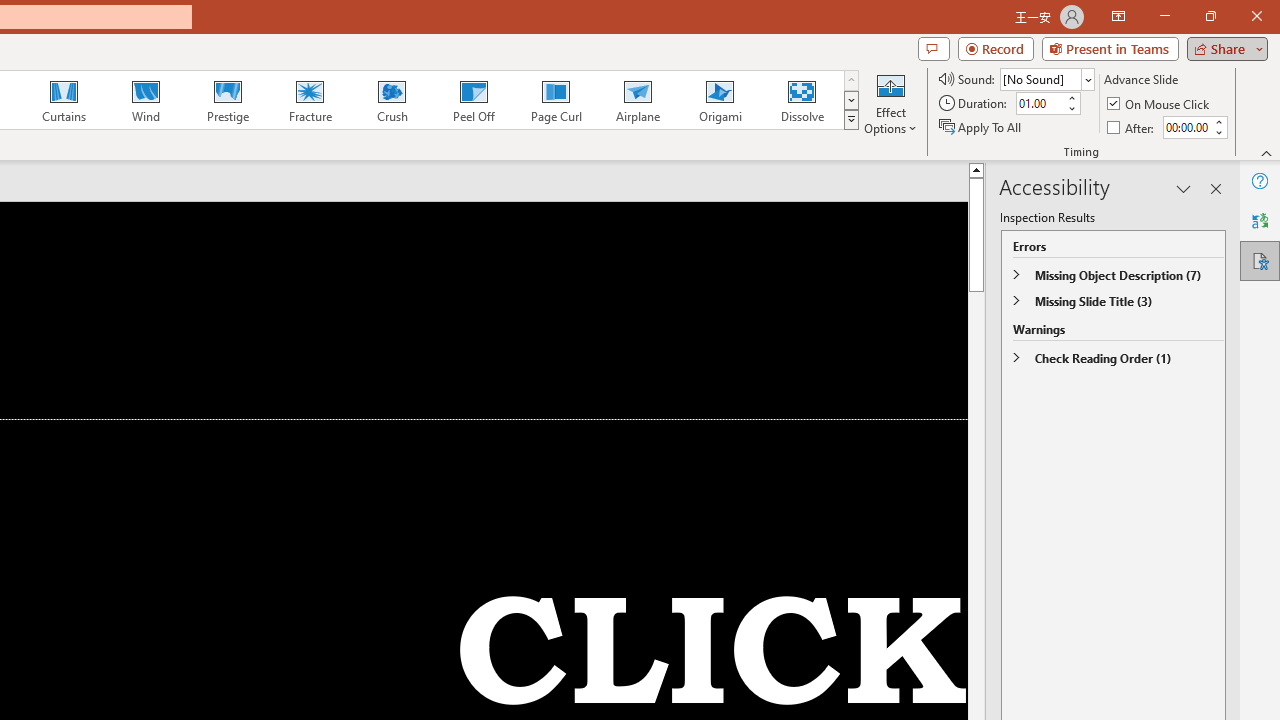 The height and width of the screenshot is (720, 1280). I want to click on 'Less', so click(1217, 132).